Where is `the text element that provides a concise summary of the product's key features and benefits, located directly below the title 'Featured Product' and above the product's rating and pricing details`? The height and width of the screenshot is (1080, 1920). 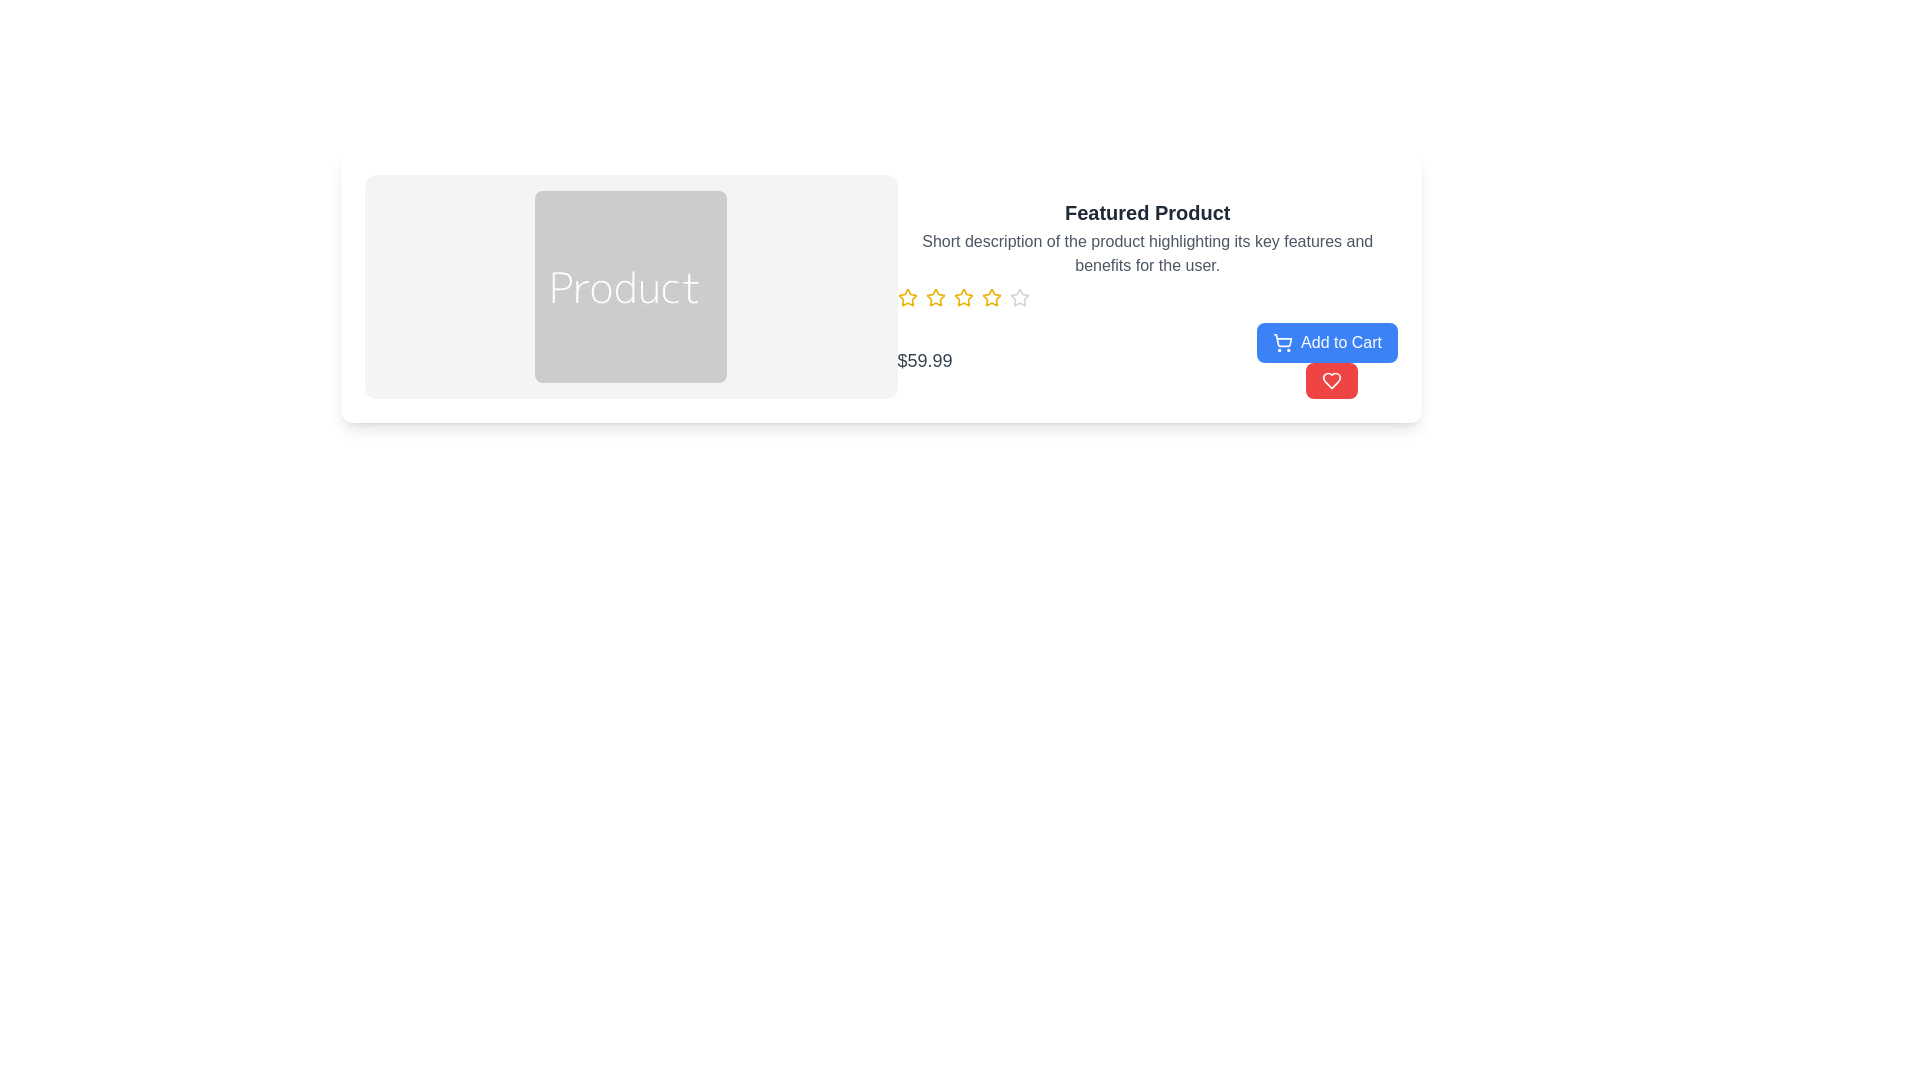
the text element that provides a concise summary of the product's key features and benefits, located directly below the title 'Featured Product' and above the product's rating and pricing details is located at coordinates (1147, 252).